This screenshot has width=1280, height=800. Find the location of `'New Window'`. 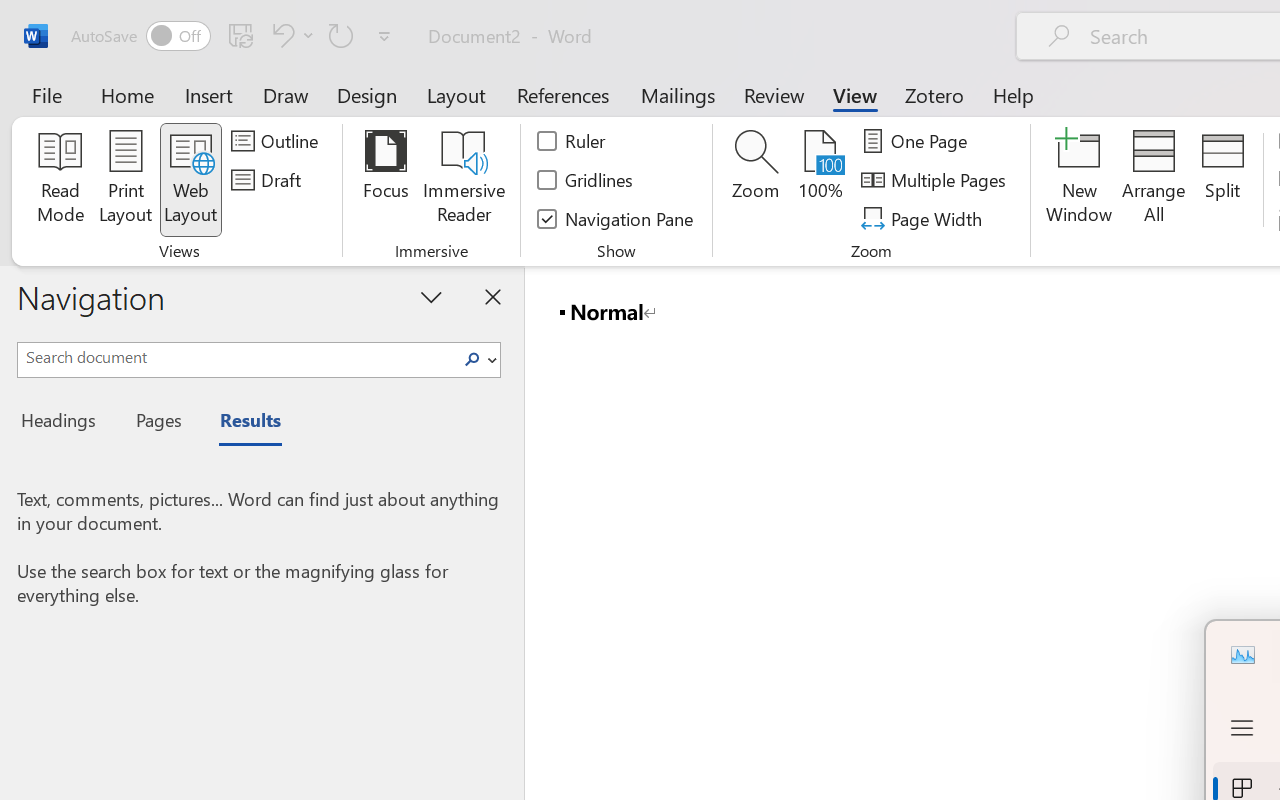

'New Window' is located at coordinates (1078, 179).